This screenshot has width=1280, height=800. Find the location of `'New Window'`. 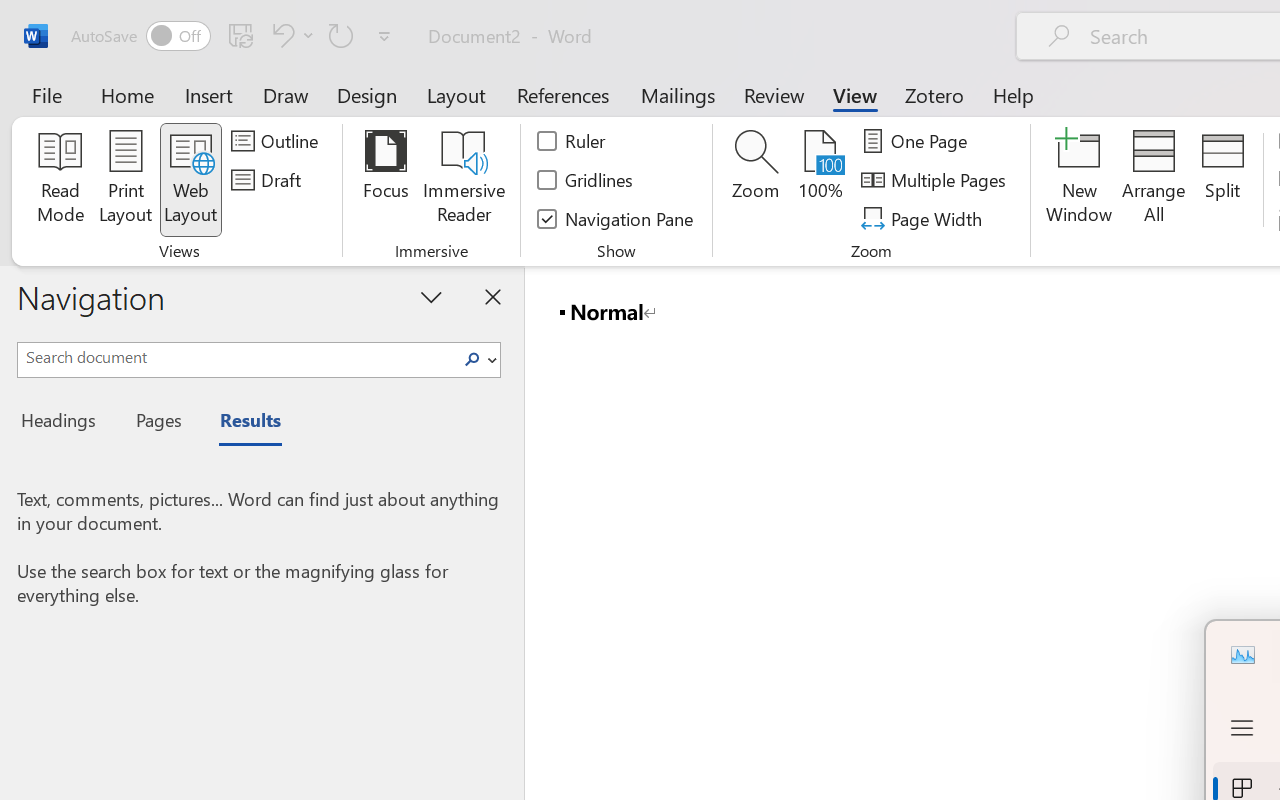

'New Window' is located at coordinates (1078, 179).